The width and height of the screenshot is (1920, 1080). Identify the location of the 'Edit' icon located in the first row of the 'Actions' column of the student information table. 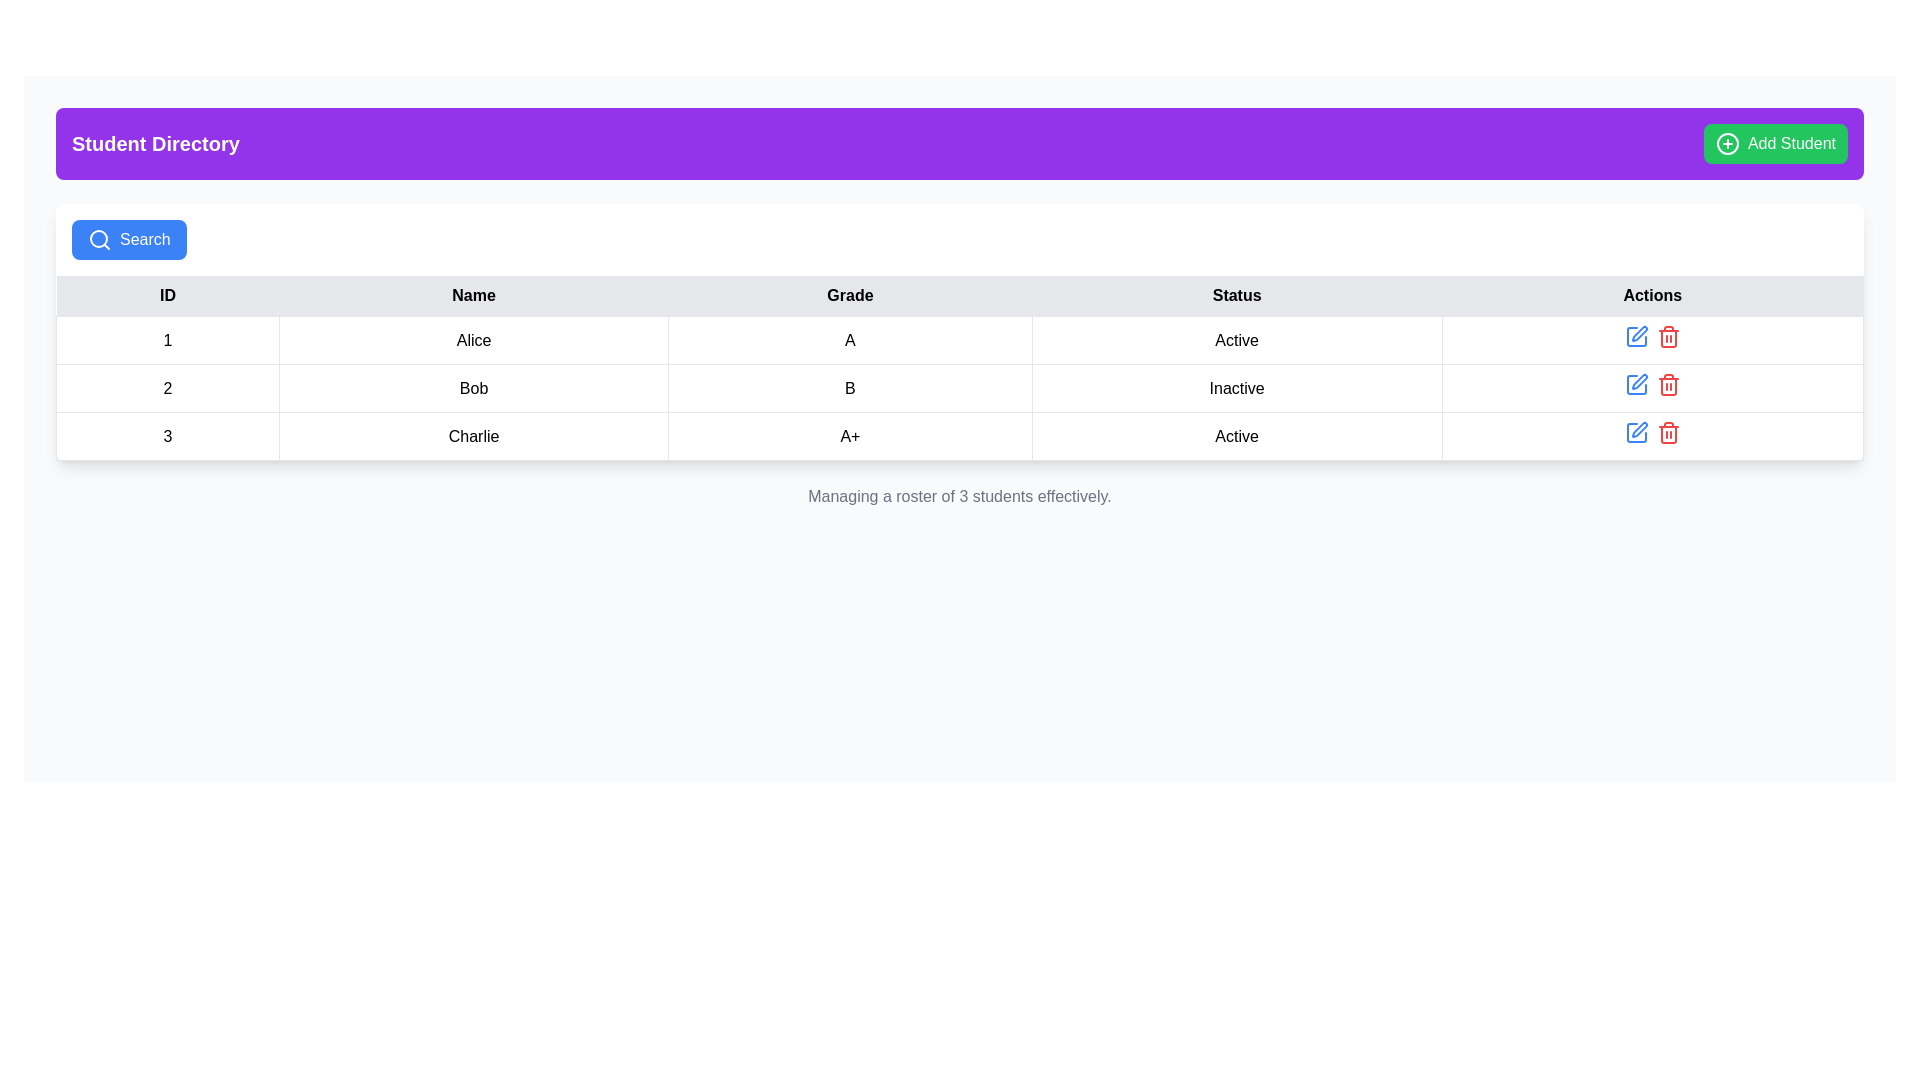
(1636, 335).